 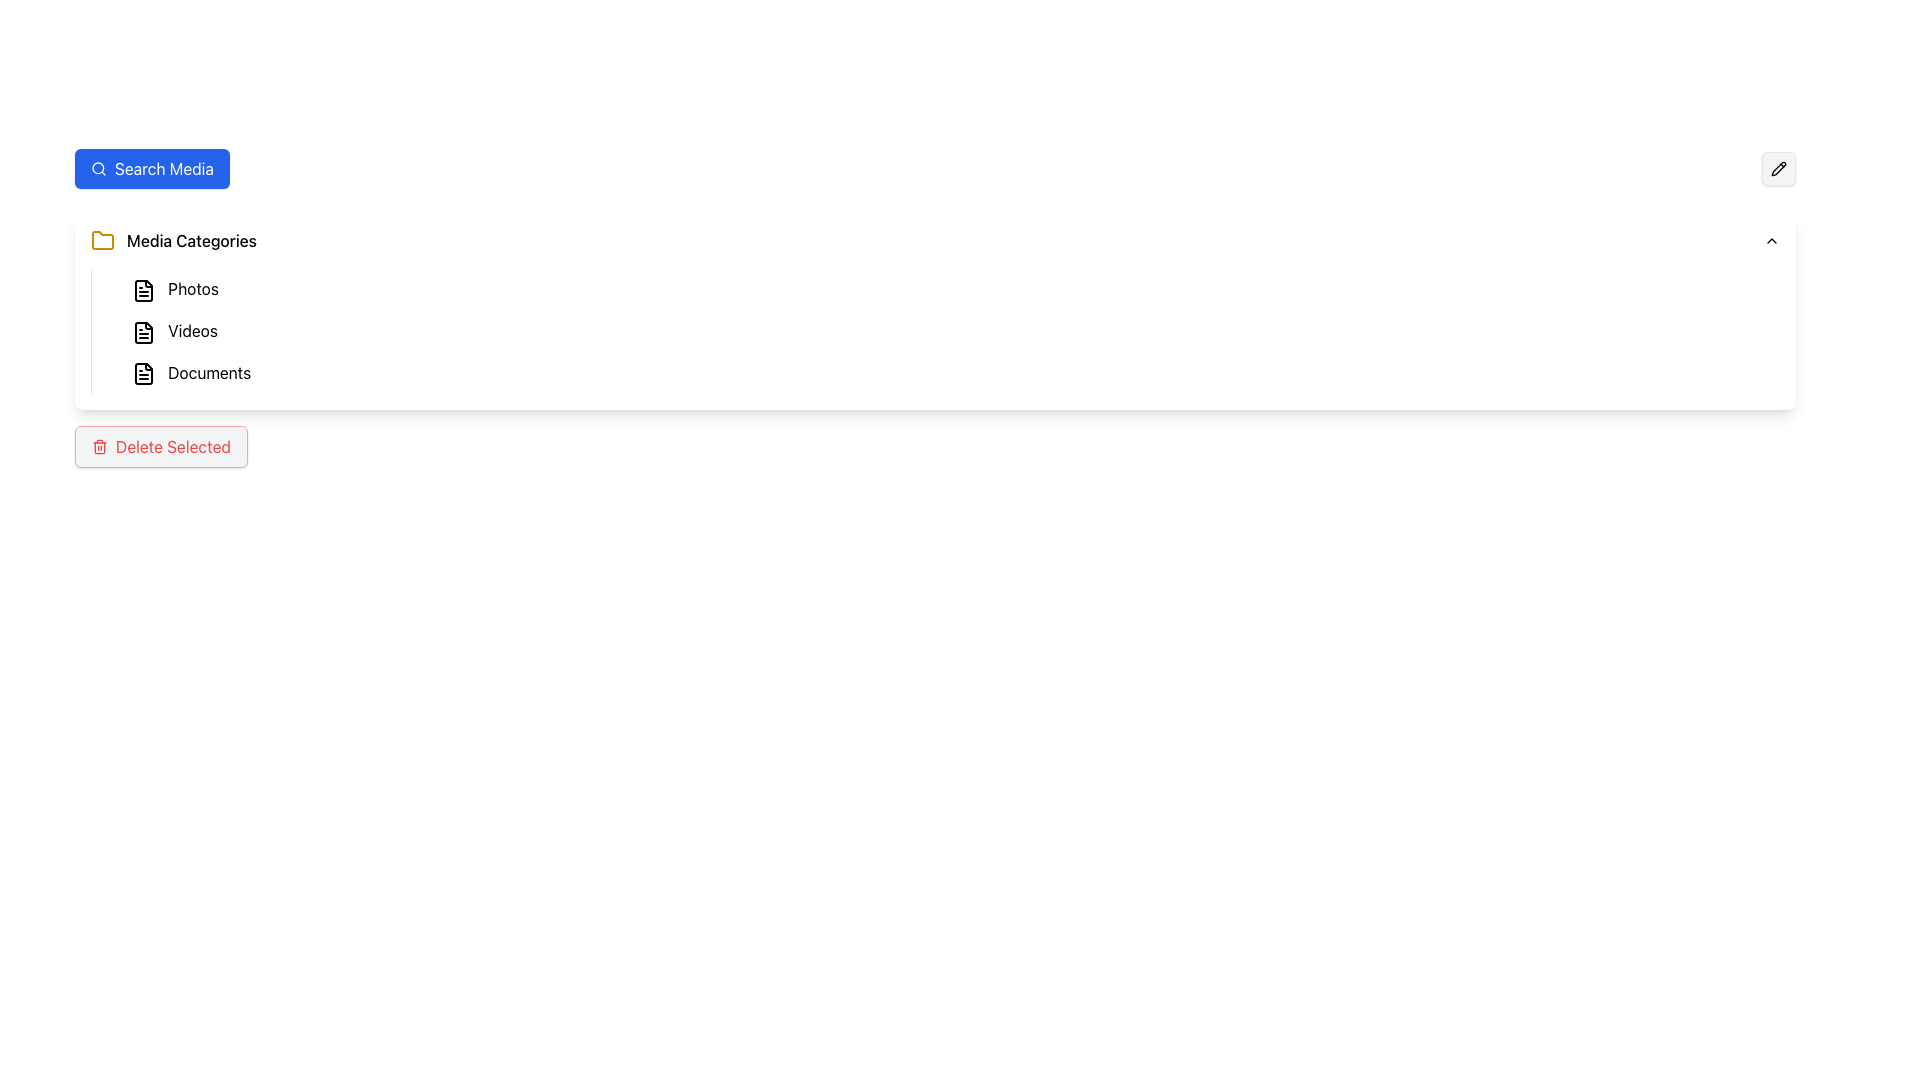 What do you see at coordinates (1779, 167) in the screenshot?
I see `the pencil-shaped icon located in the top-right corner of the interface` at bounding box center [1779, 167].